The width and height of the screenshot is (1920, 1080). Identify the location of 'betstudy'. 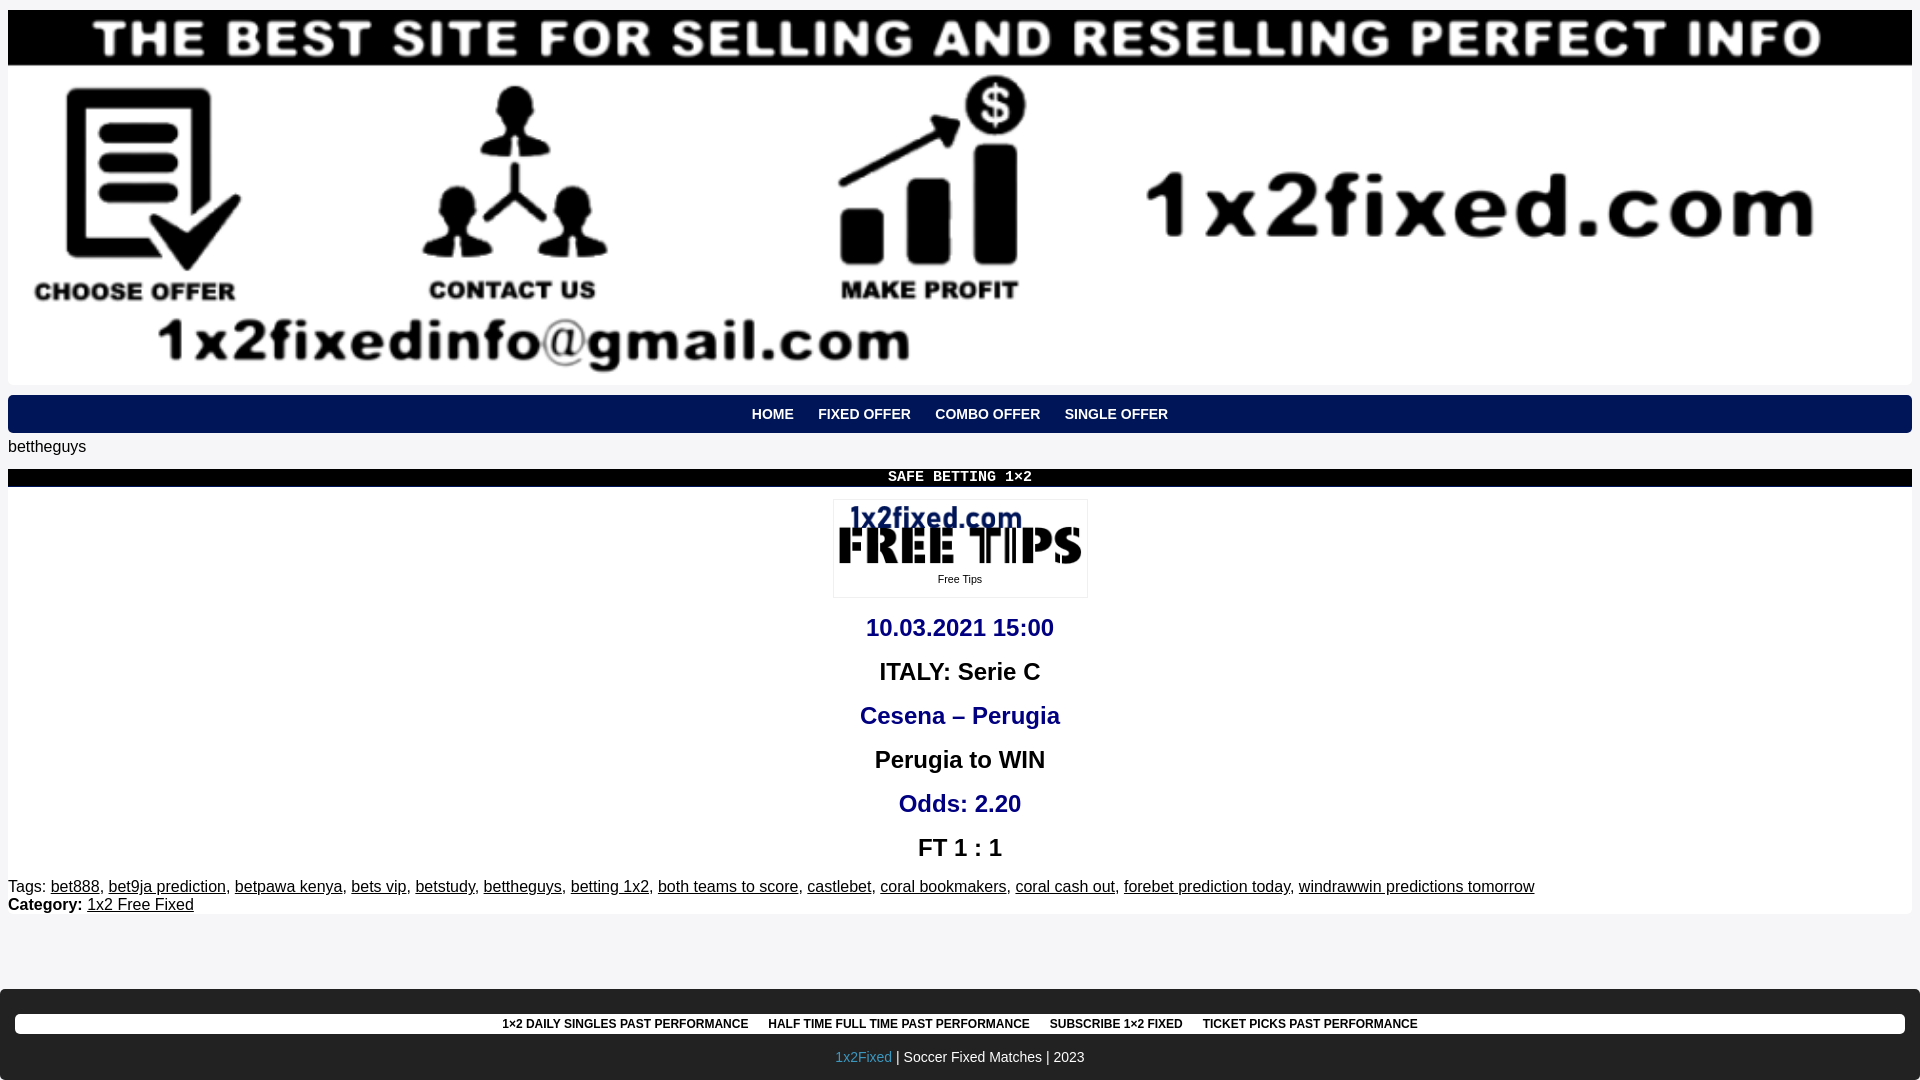
(413, 885).